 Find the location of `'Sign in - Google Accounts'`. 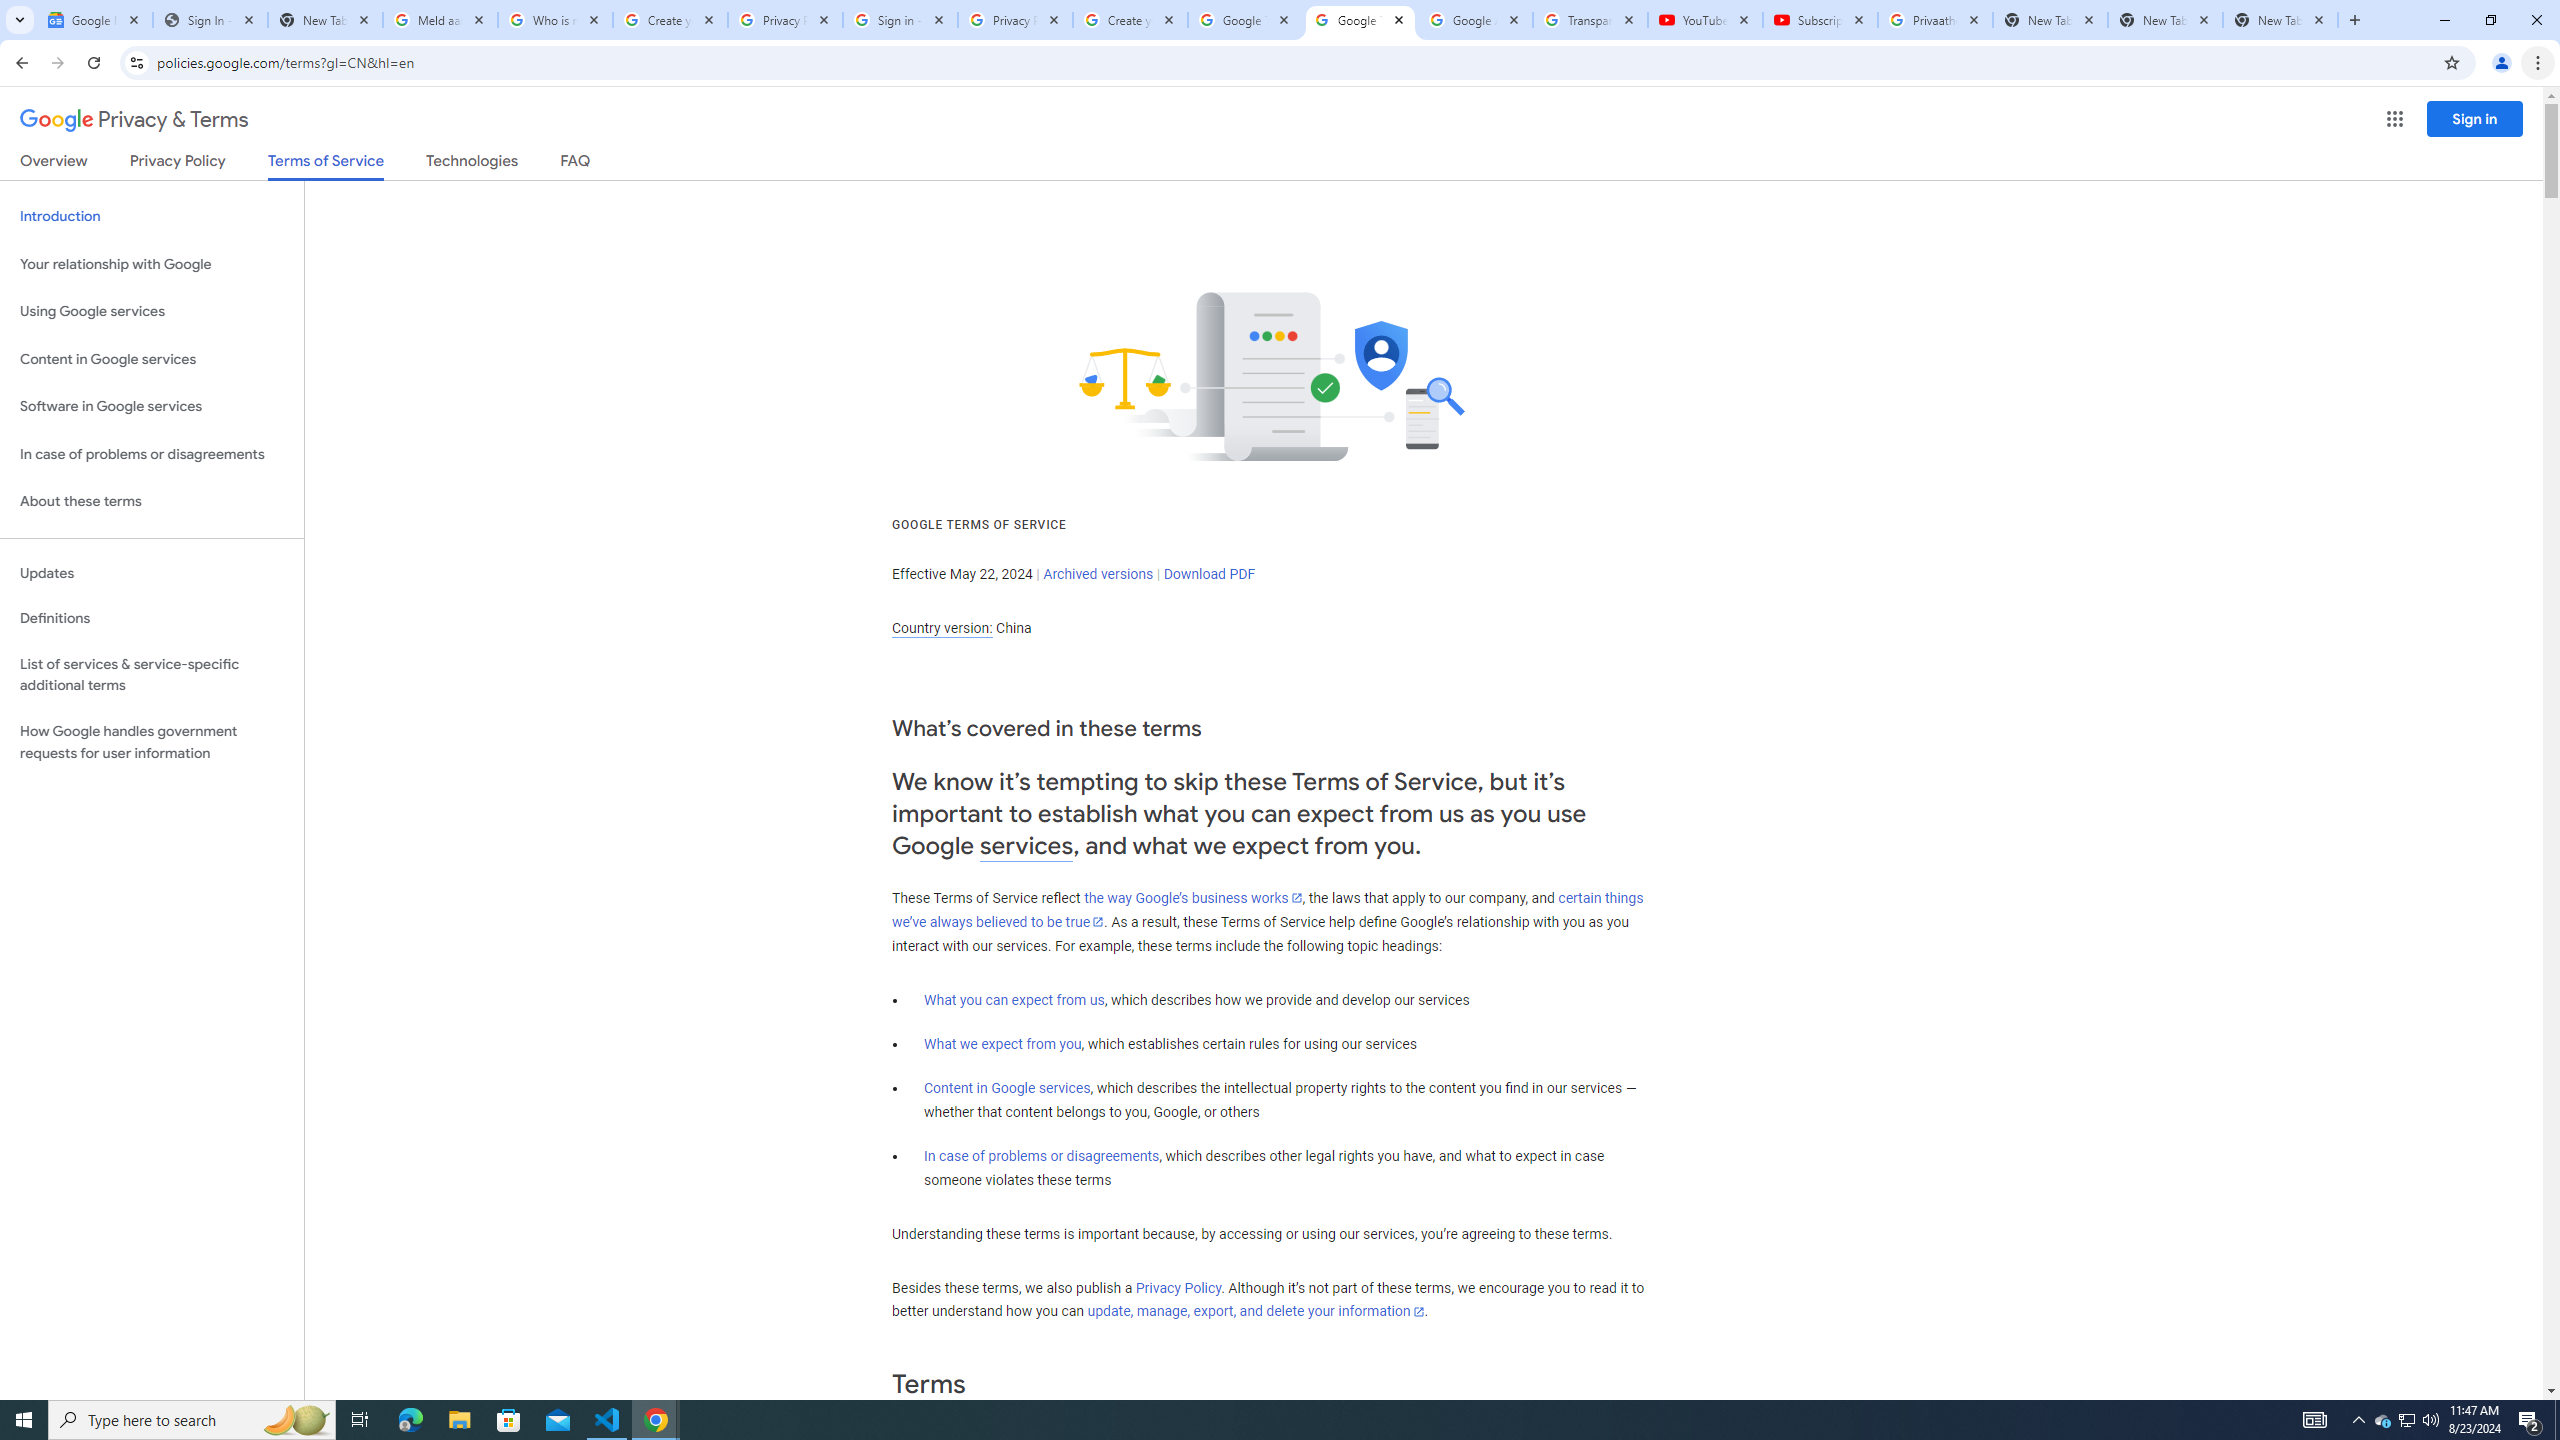

'Sign in - Google Accounts' is located at coordinates (900, 19).